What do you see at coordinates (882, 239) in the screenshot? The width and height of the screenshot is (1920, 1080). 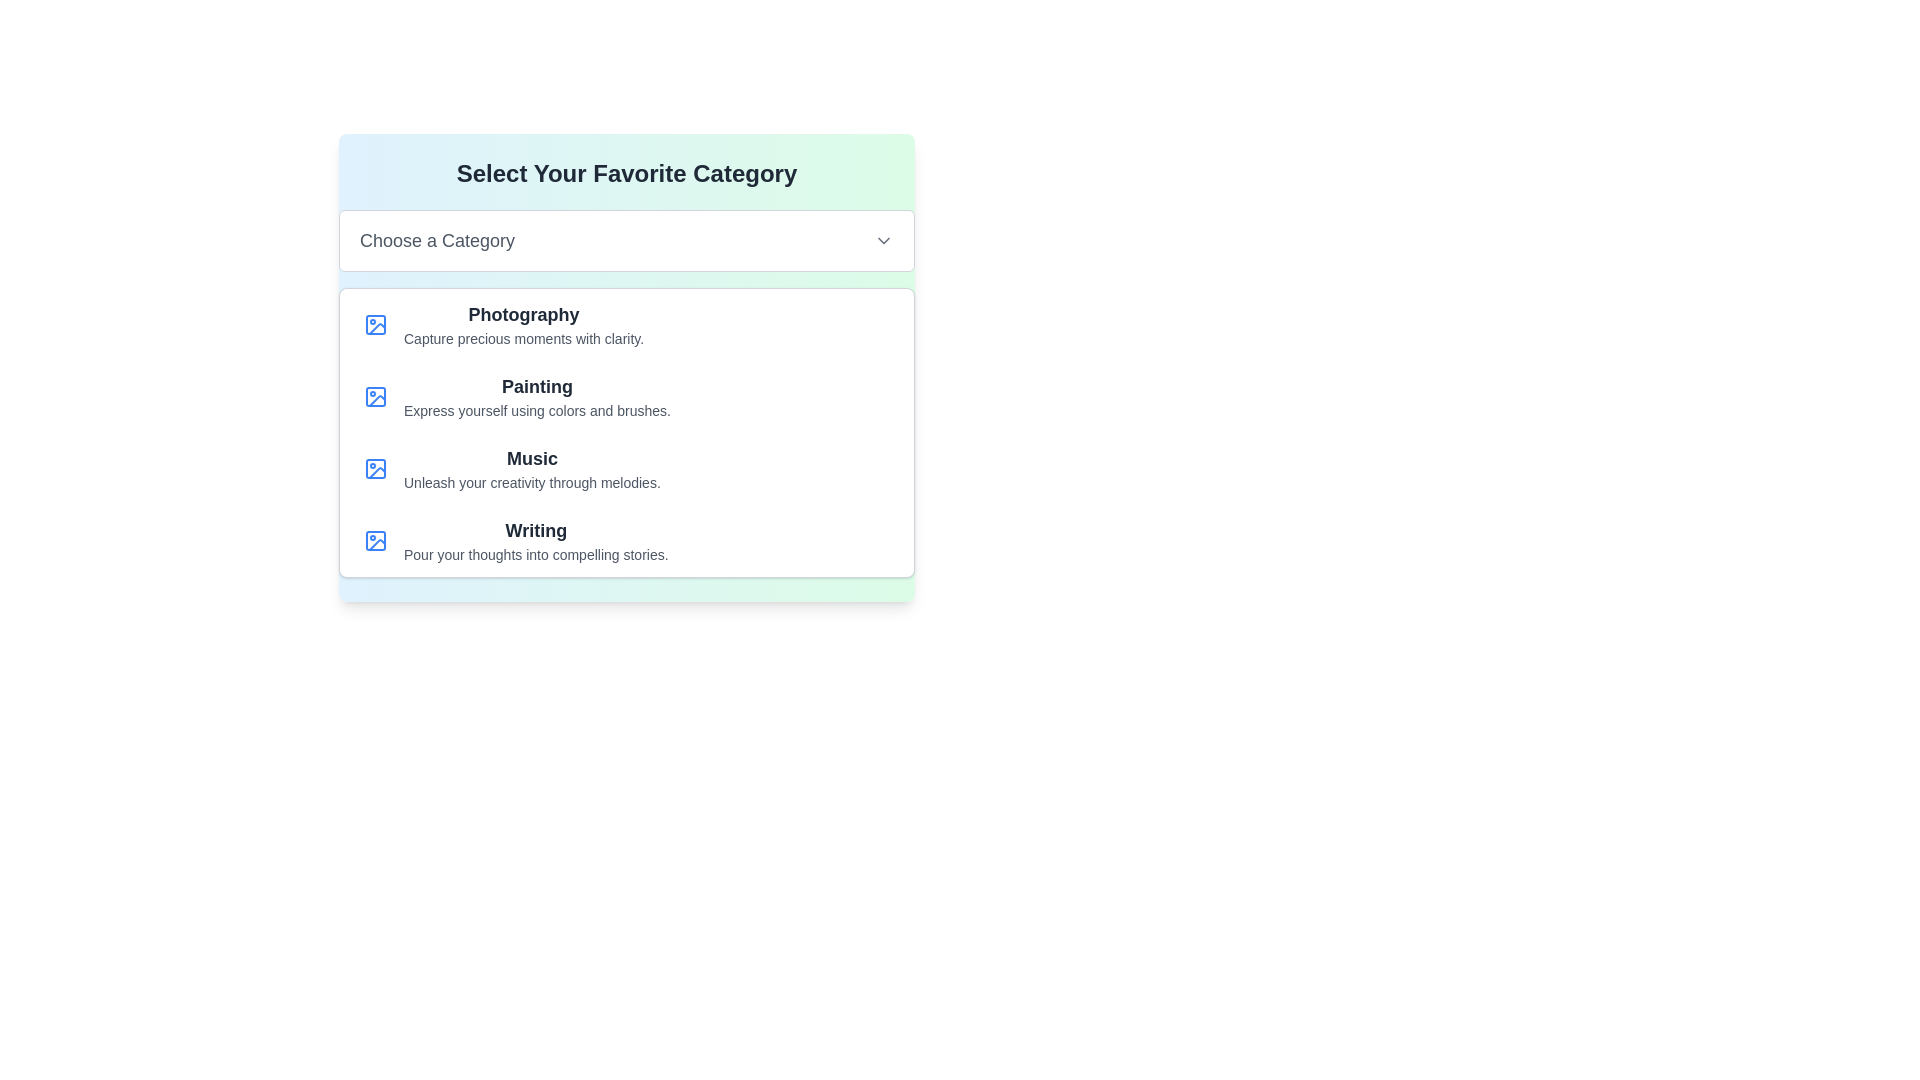 I see `the downward-facing chevron icon` at bounding box center [882, 239].